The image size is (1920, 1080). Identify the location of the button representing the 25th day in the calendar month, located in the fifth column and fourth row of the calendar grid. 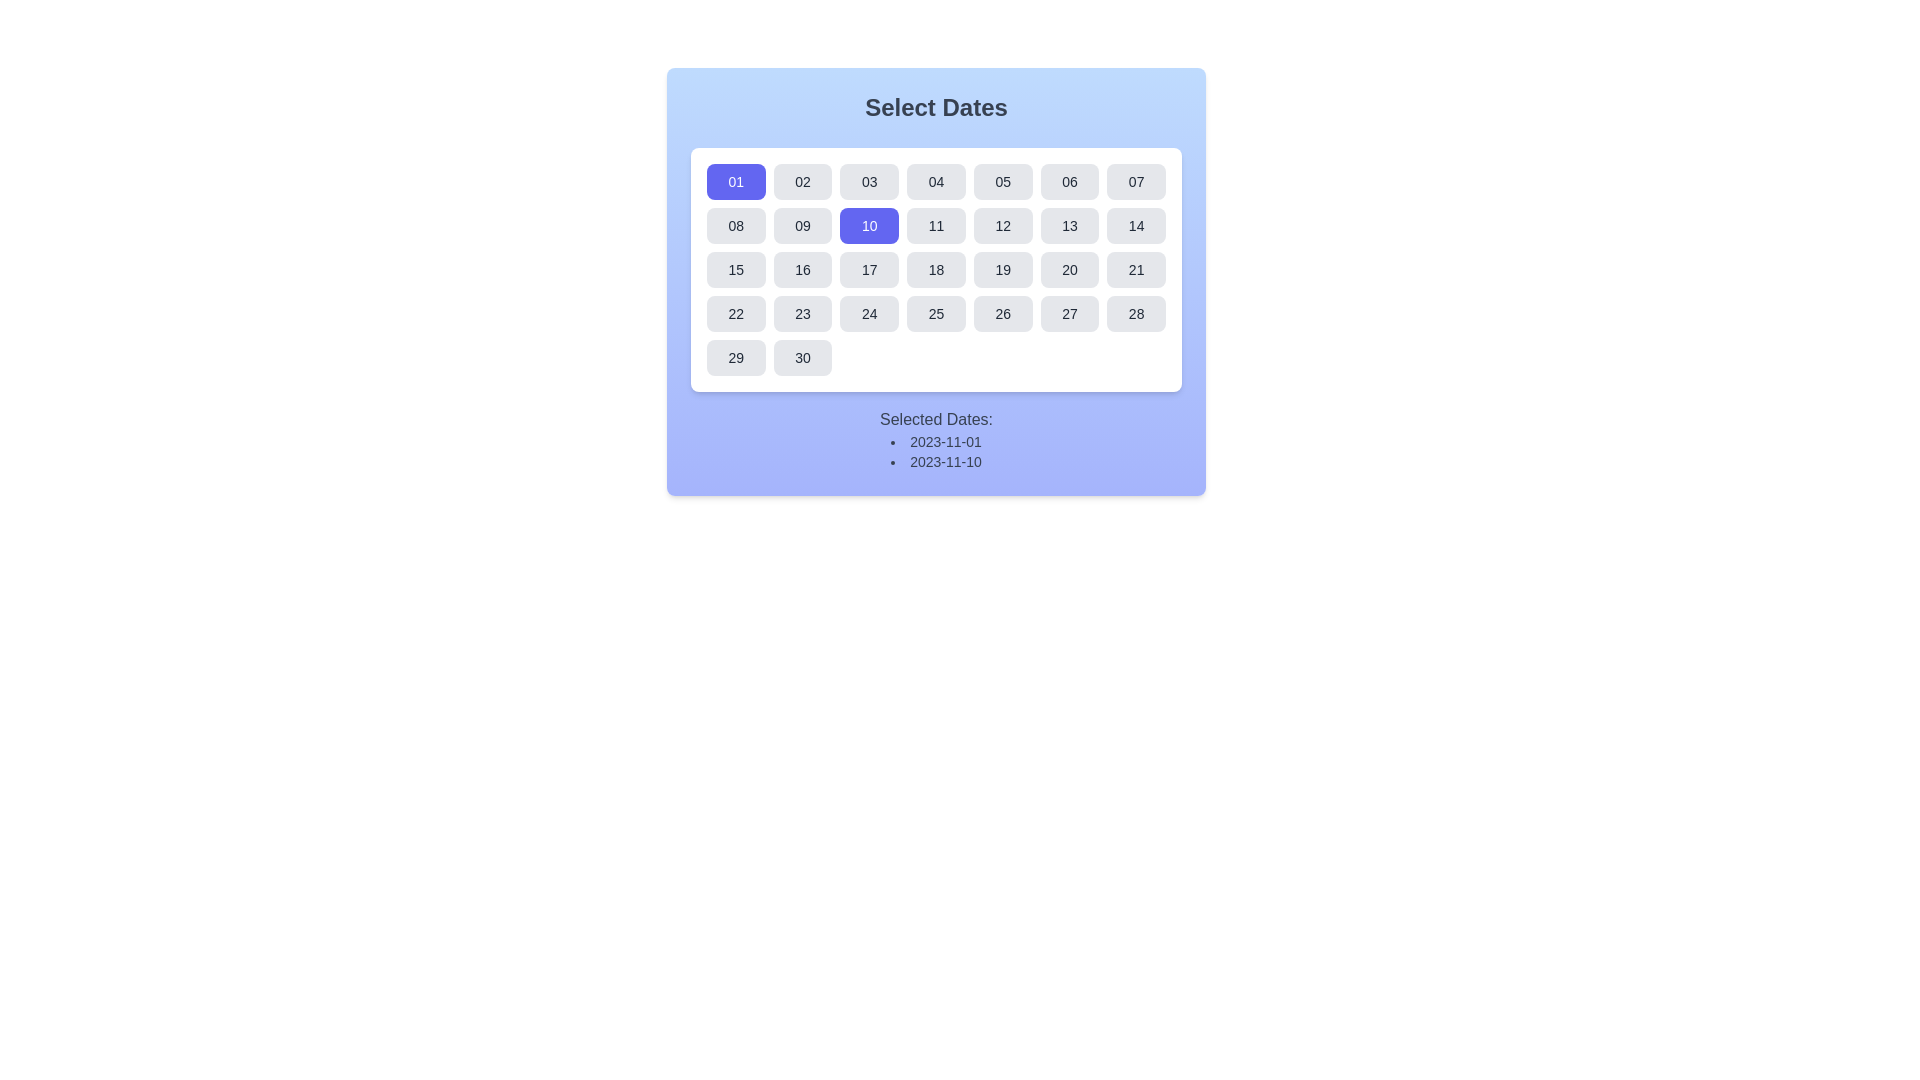
(935, 313).